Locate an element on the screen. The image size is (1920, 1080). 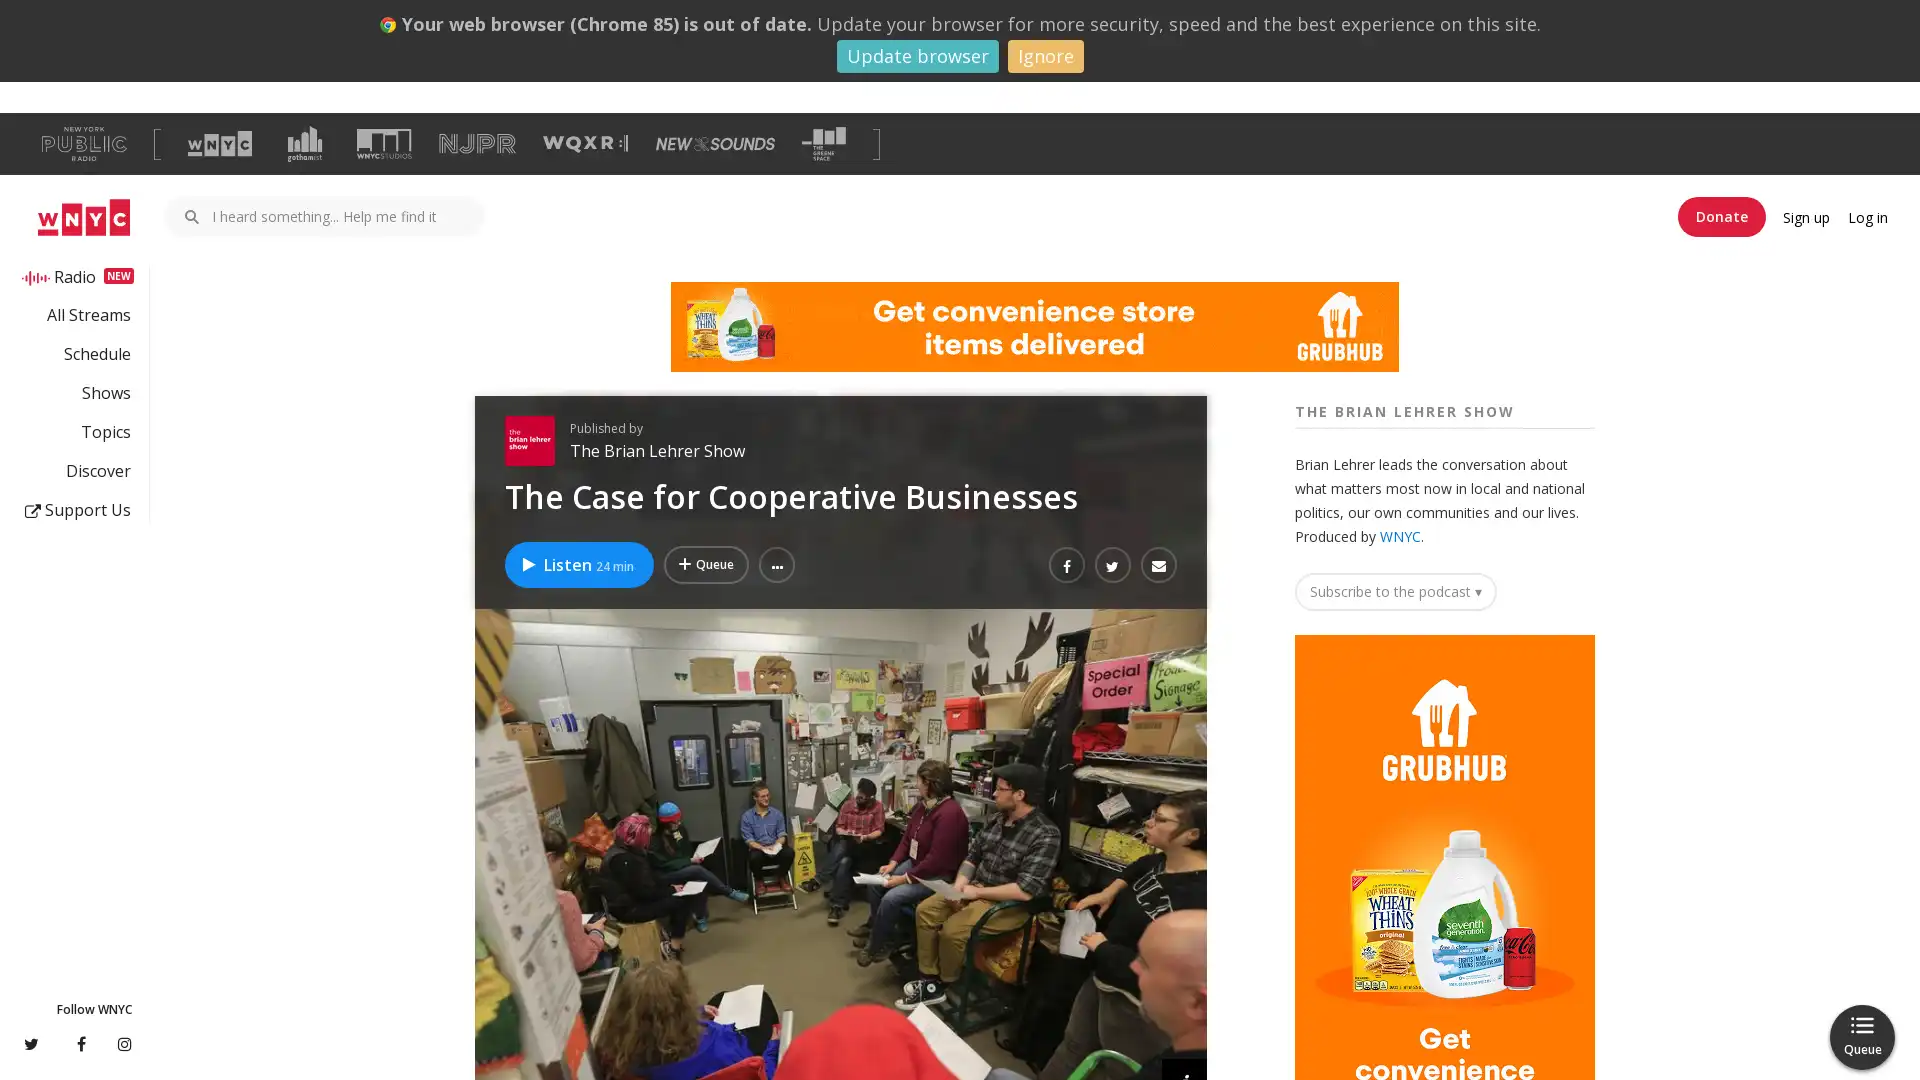
Listen to The Case for Cooperative Businesses is located at coordinates (578, 563).